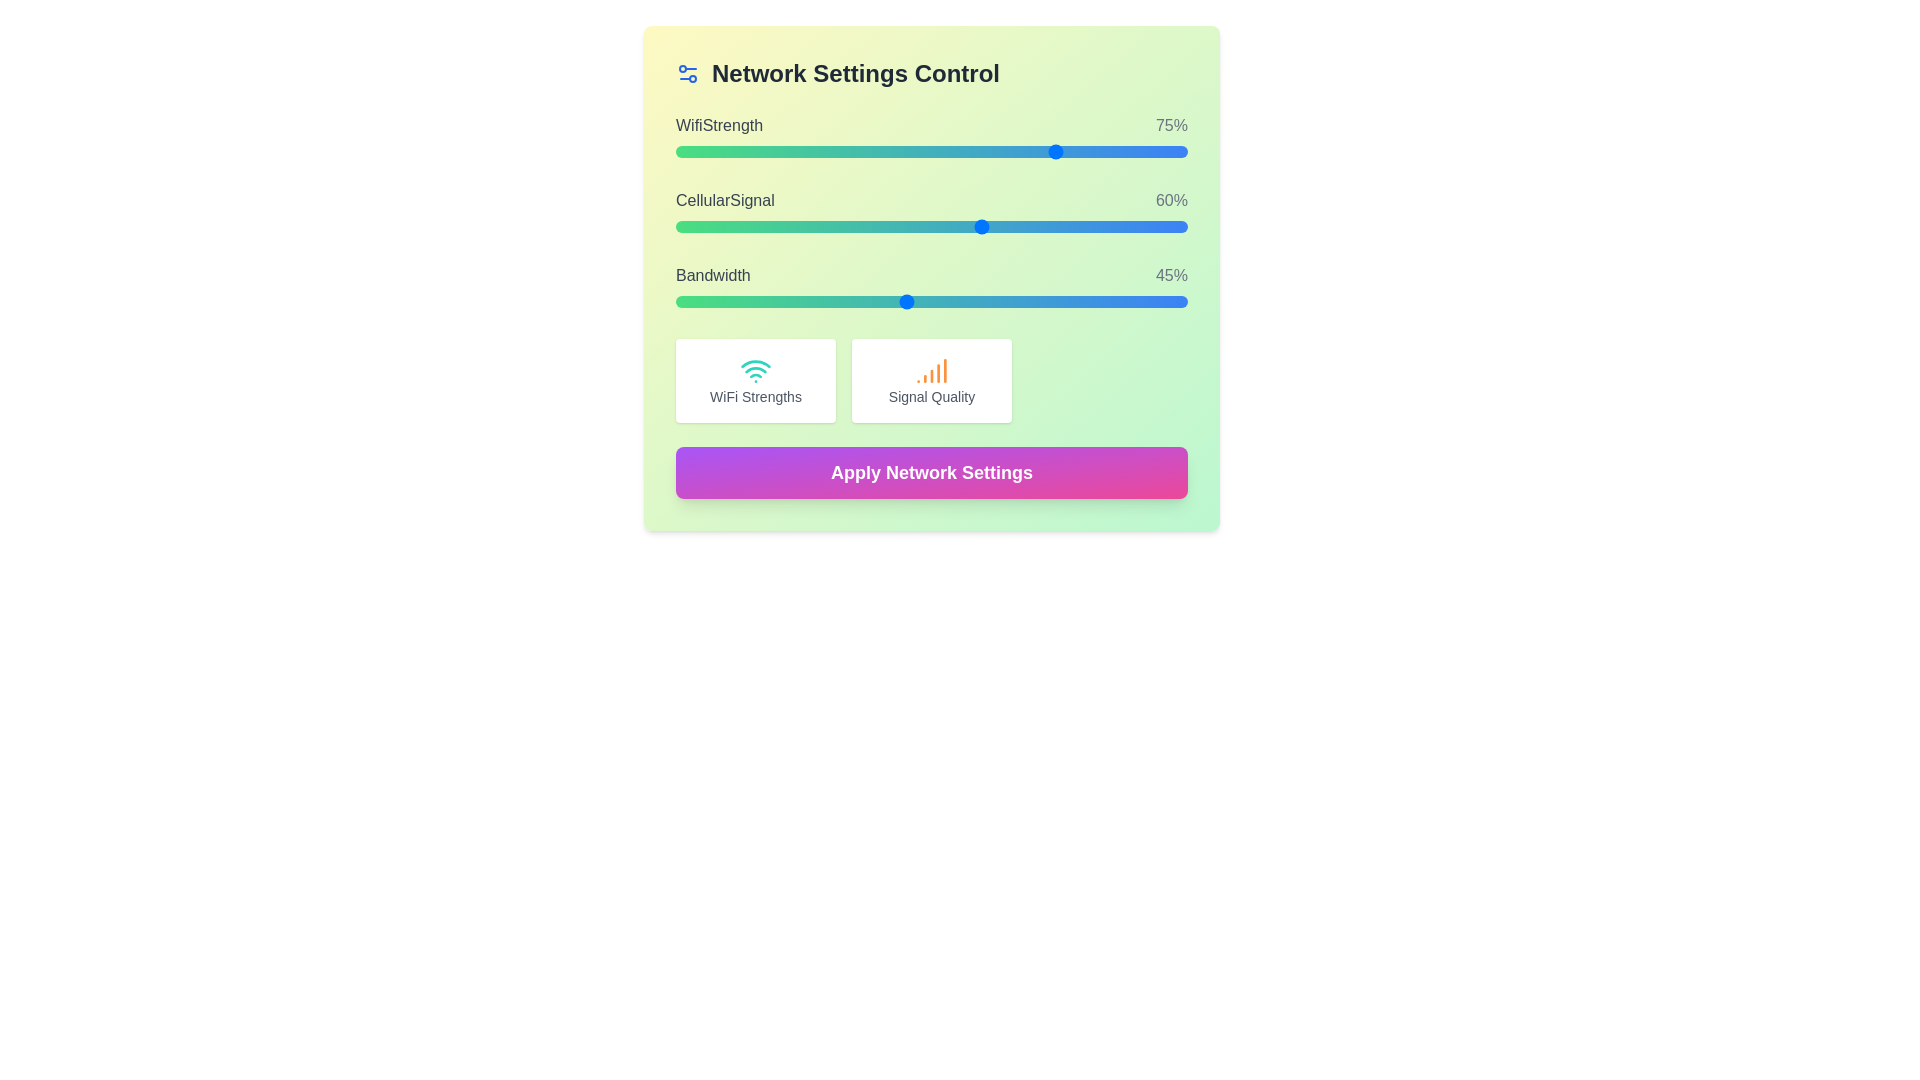 The image size is (1920, 1080). Describe the element at coordinates (1079, 301) in the screenshot. I see `the Bandwidth slider` at that location.